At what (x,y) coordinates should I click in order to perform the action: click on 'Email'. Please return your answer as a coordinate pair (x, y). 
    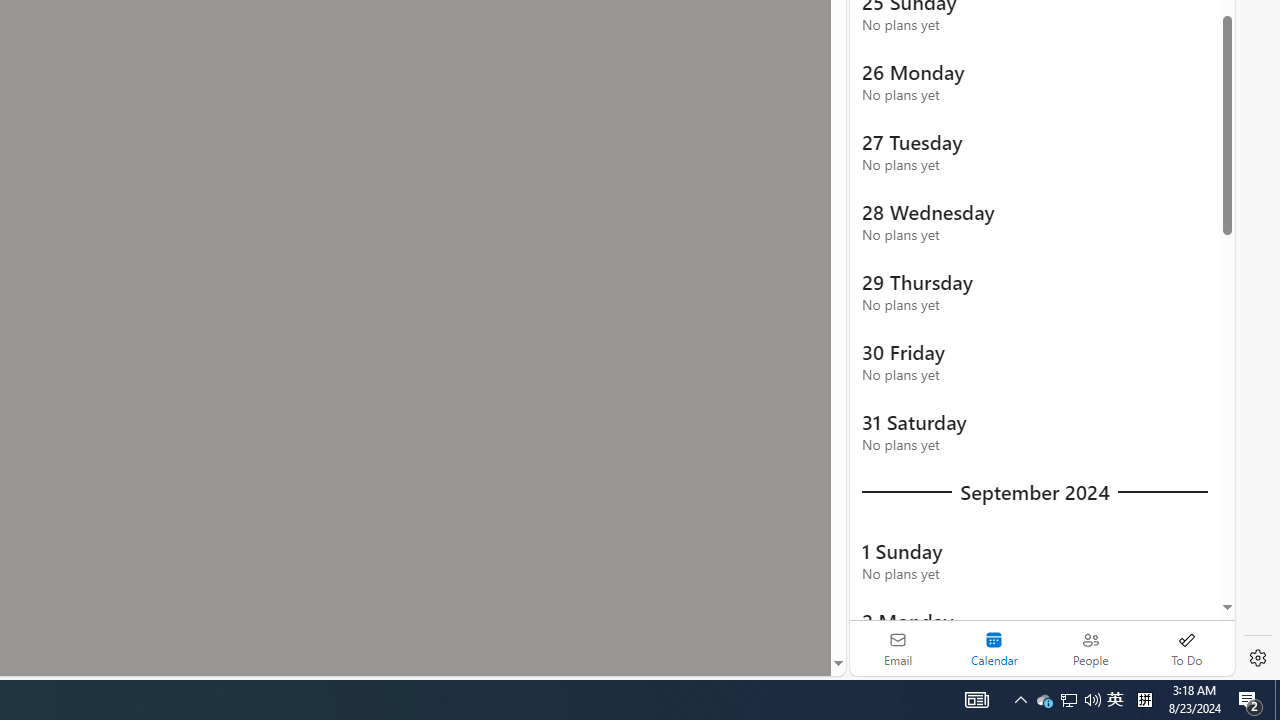
    Looking at the image, I should click on (897, 648).